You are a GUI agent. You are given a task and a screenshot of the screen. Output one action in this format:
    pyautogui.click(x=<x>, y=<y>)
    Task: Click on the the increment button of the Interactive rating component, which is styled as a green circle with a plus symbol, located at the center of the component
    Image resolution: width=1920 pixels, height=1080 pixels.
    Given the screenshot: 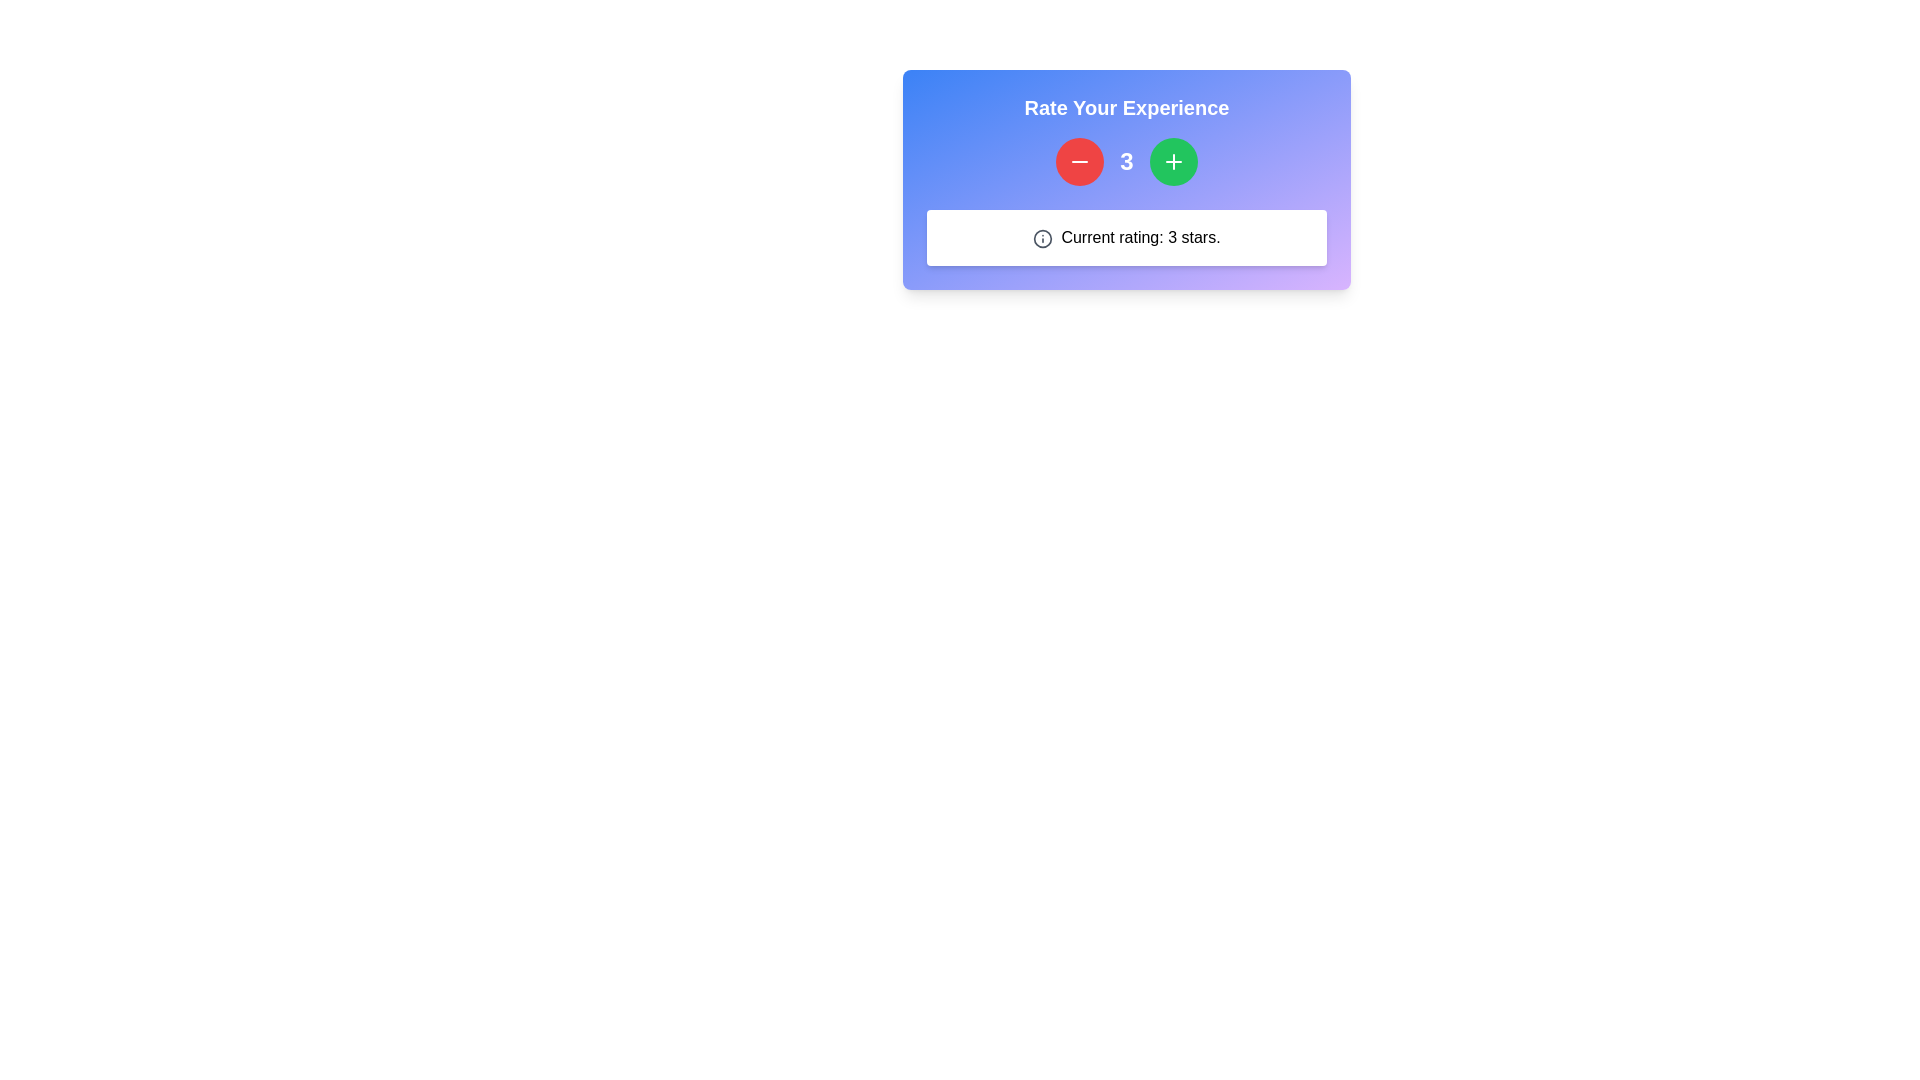 What is the action you would take?
    pyautogui.click(x=1127, y=180)
    